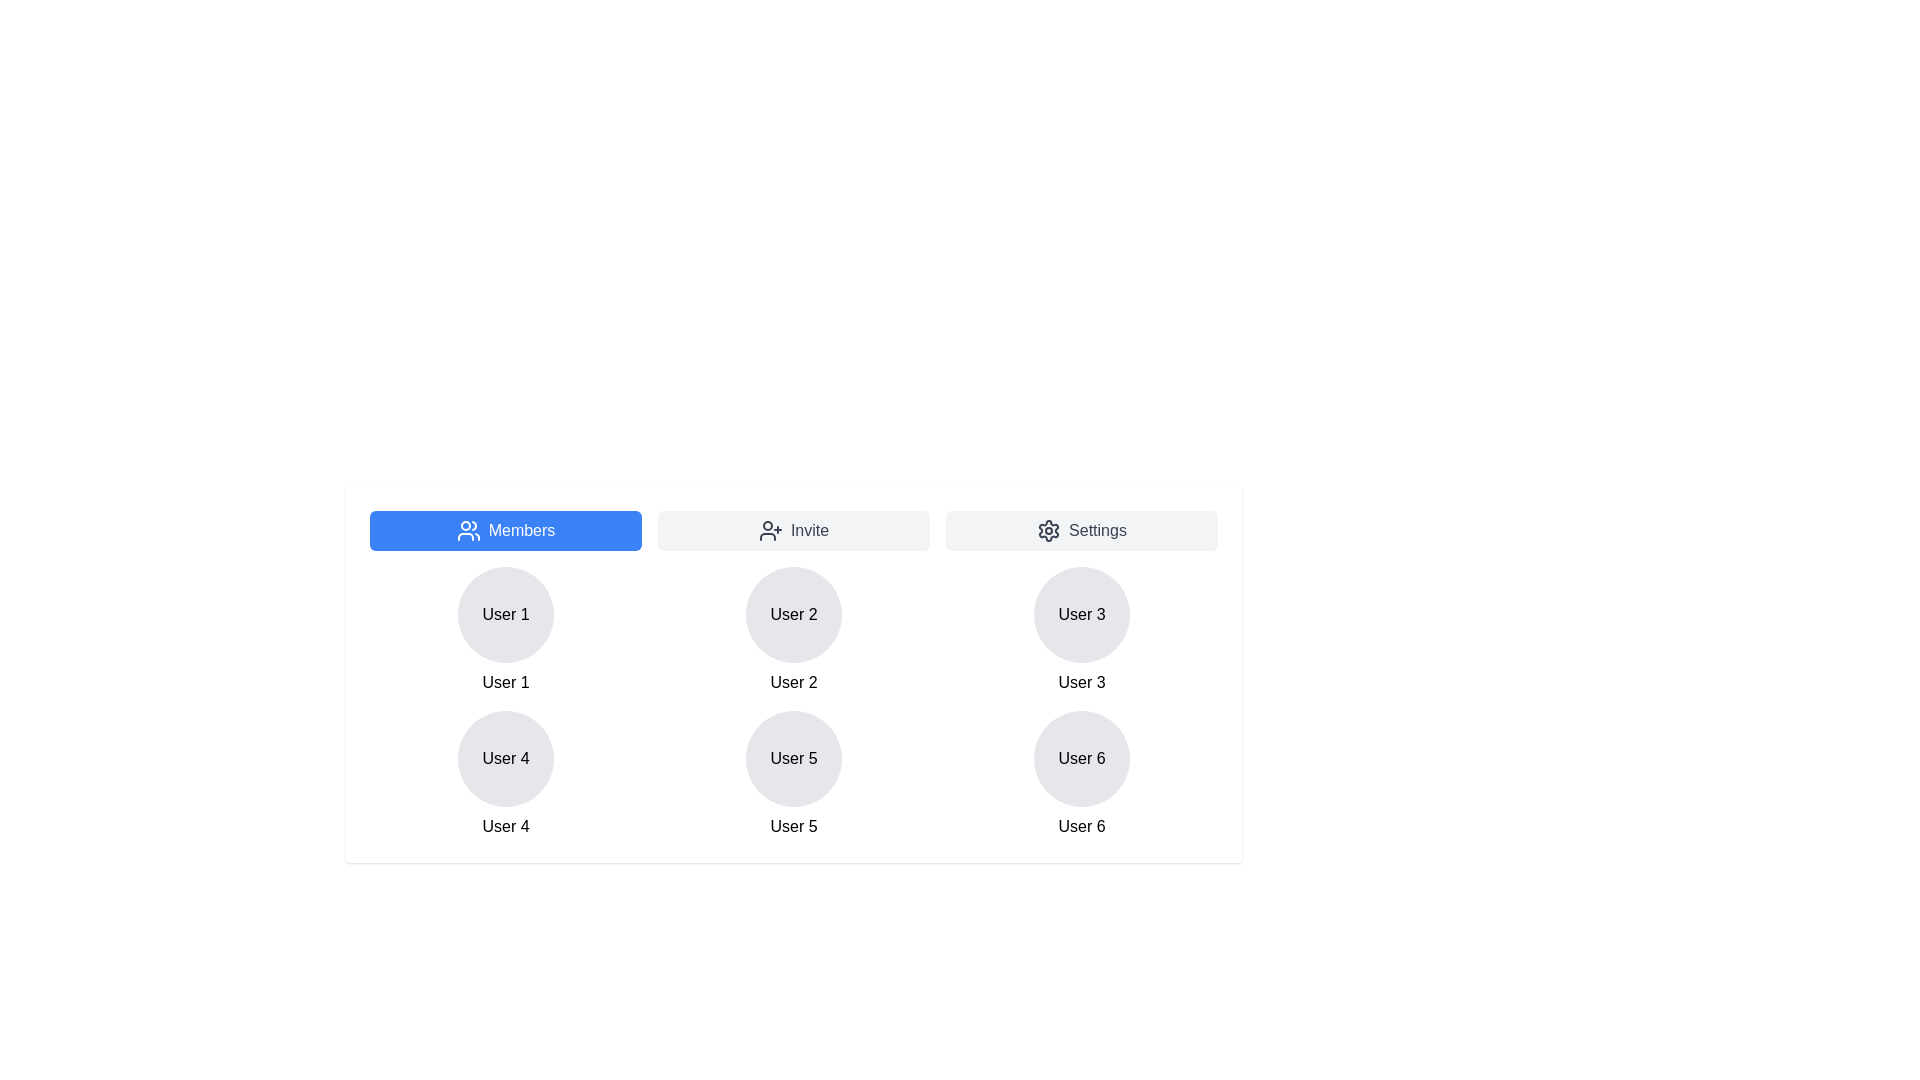 Image resolution: width=1920 pixels, height=1080 pixels. Describe the element at coordinates (522, 530) in the screenshot. I see `the 'Members' text label` at that location.